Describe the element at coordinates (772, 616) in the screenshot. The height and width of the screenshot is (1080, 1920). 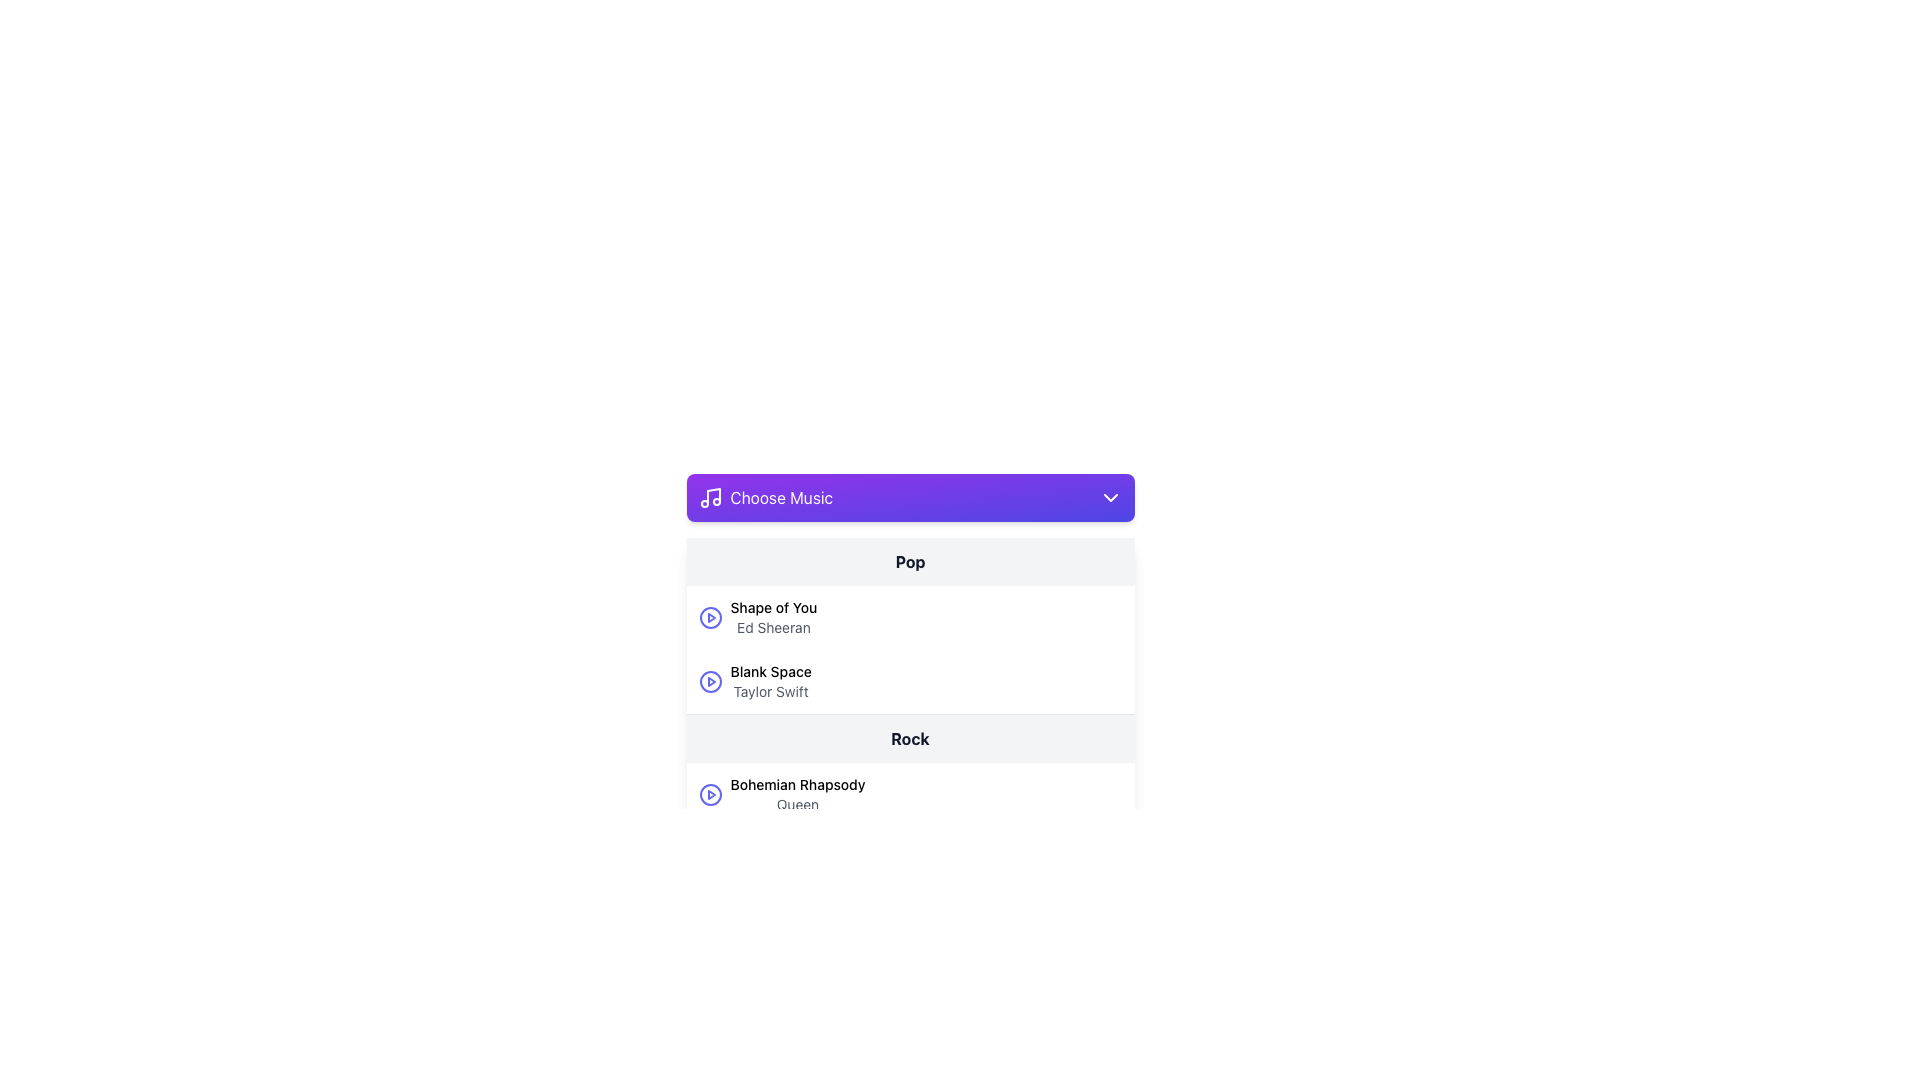
I see `the text label for the song 'Shape of You' by Ed Sheeran` at that location.